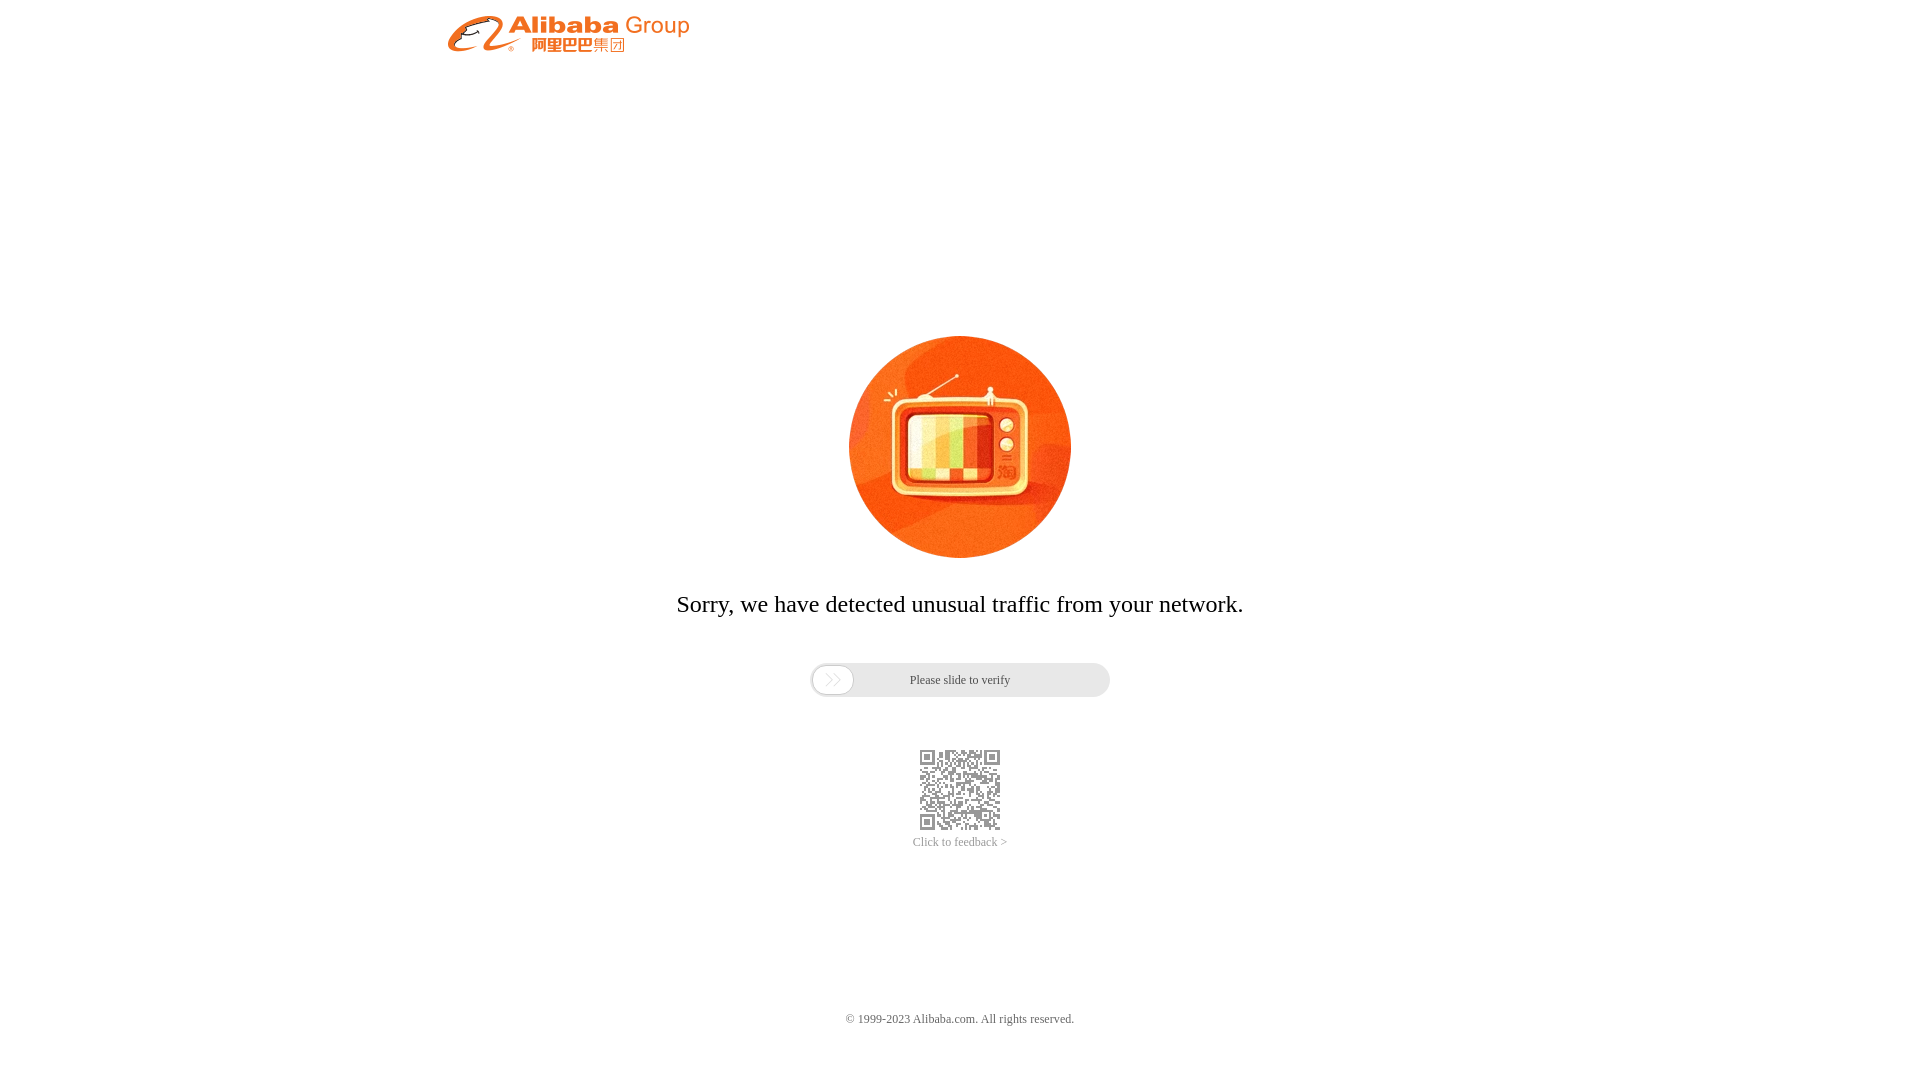 This screenshot has width=1920, height=1080. I want to click on 'Click to feedback >', so click(960, 842).